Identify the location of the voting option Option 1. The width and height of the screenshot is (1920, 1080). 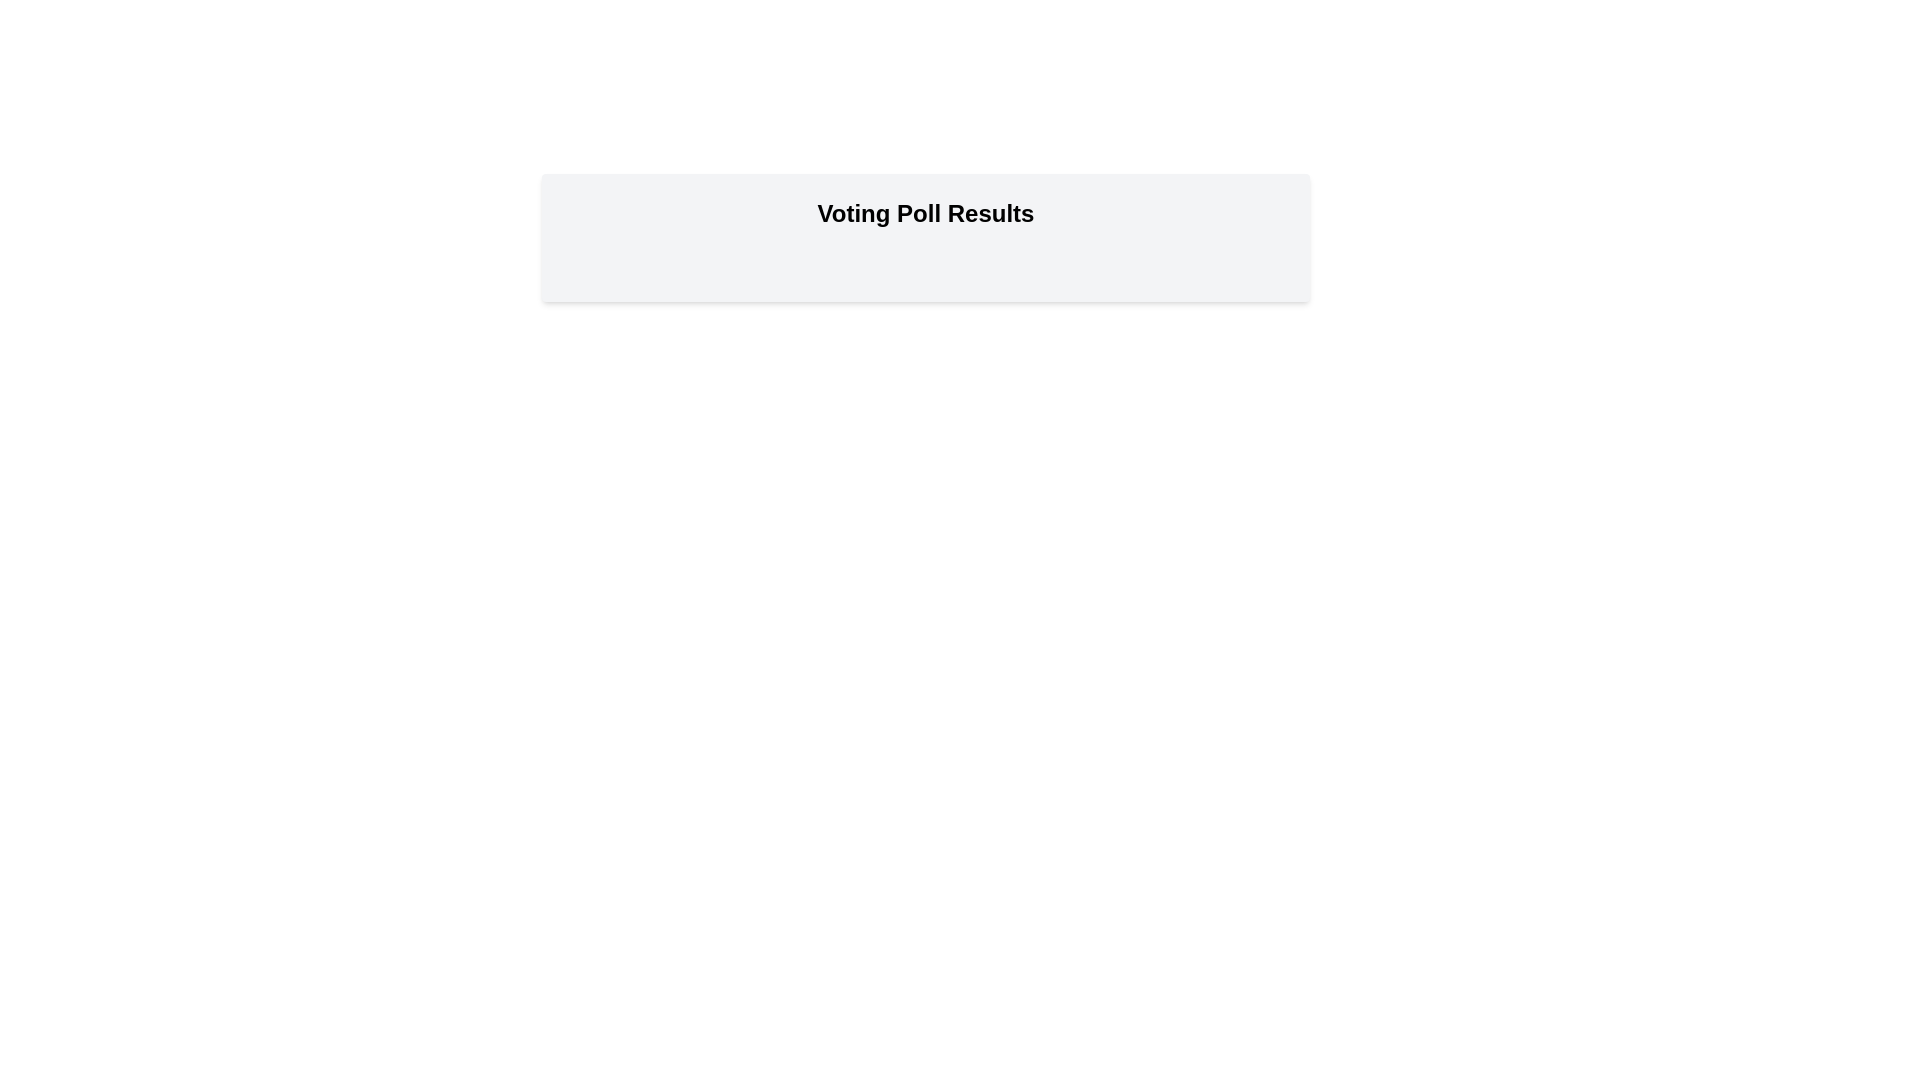
(925, 261).